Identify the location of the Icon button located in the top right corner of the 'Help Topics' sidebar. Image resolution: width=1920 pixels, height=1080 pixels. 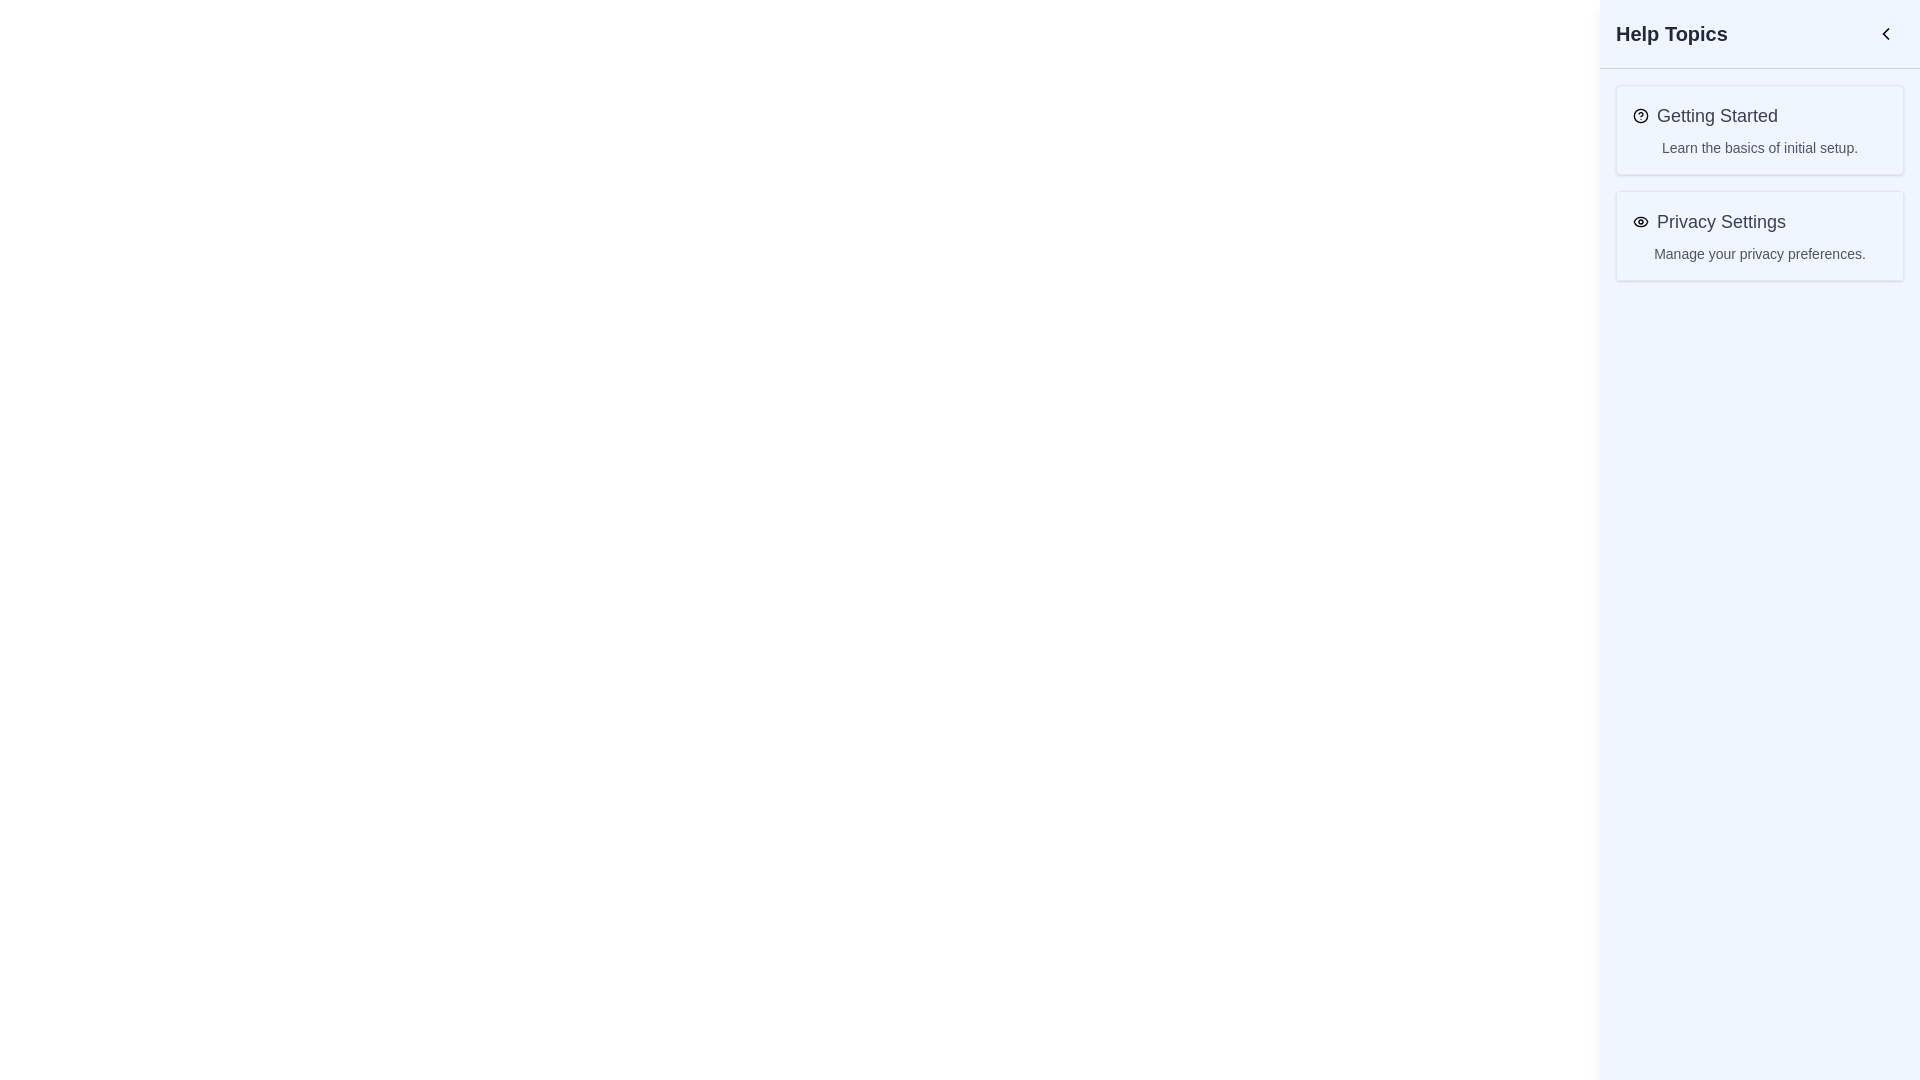
(1885, 34).